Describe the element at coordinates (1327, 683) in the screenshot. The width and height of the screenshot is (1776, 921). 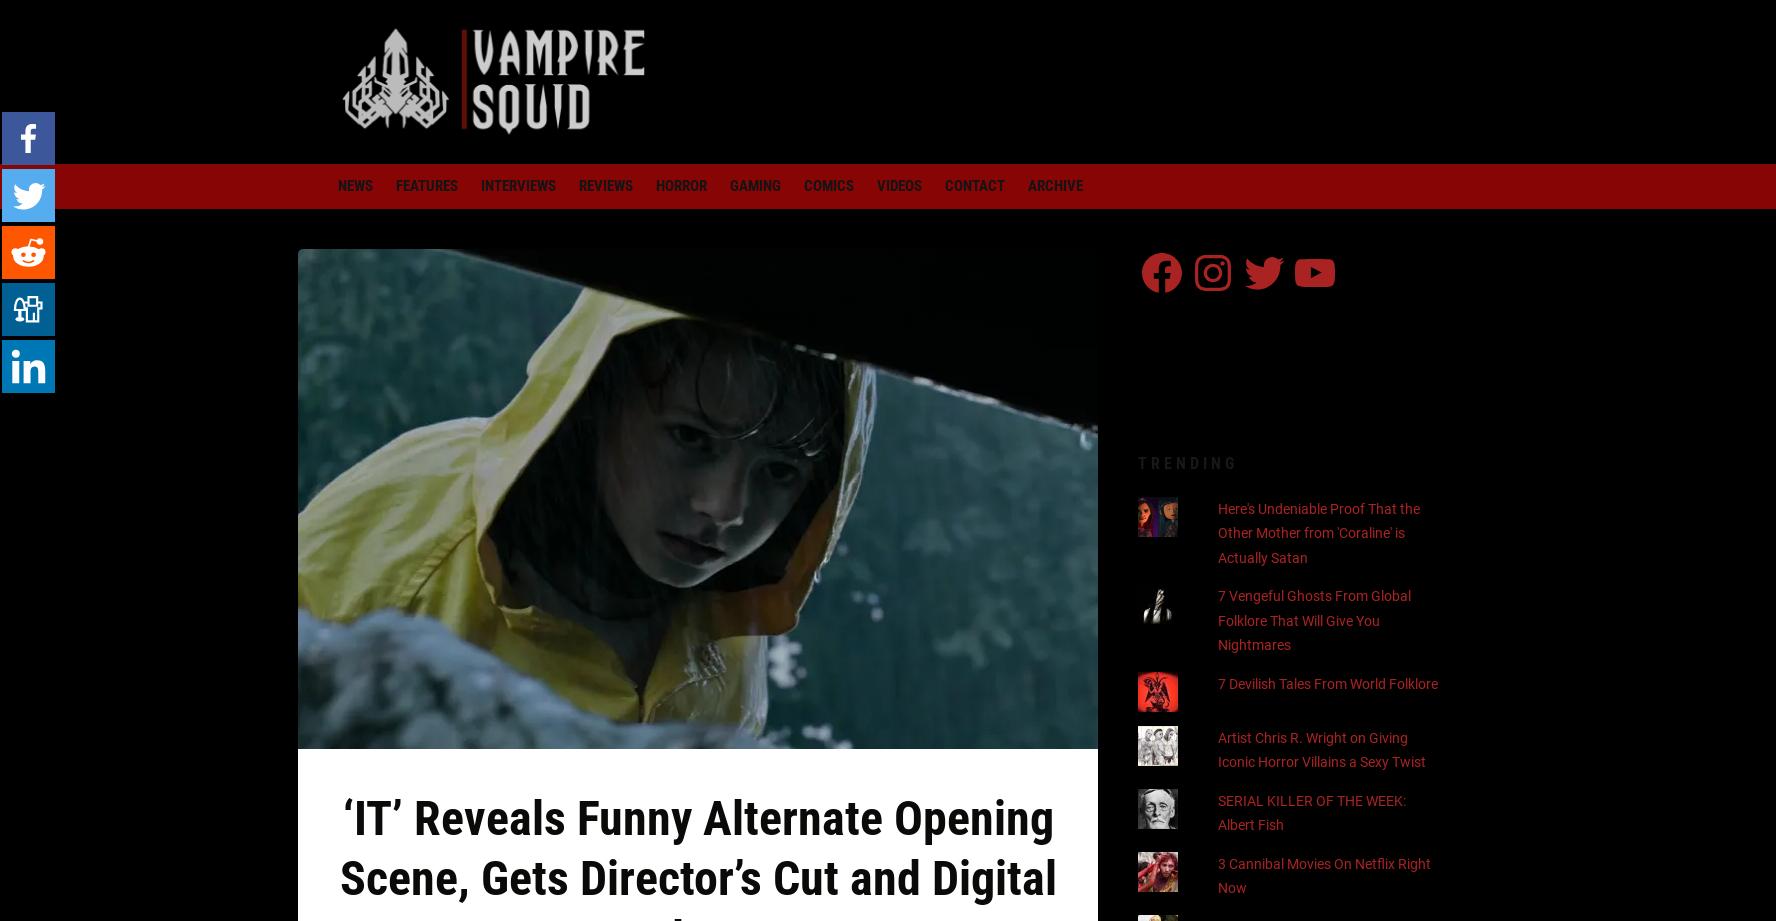
I see `'7 Devilish Tales From World Folklore'` at that location.